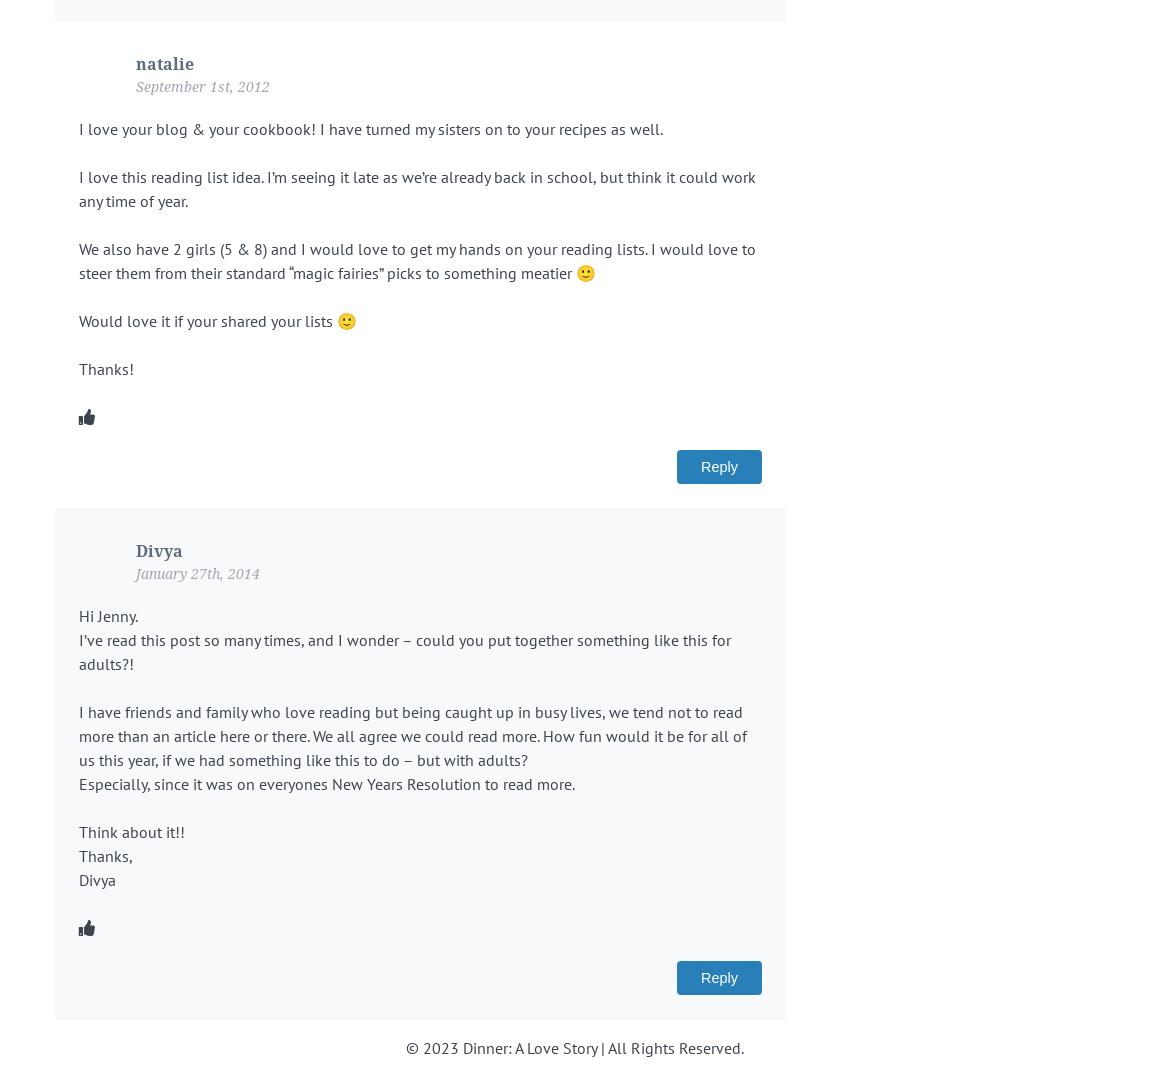 The width and height of the screenshot is (1150, 1076). Describe the element at coordinates (217, 320) in the screenshot. I see `'Would love it if your shared your lists 🙂'` at that location.